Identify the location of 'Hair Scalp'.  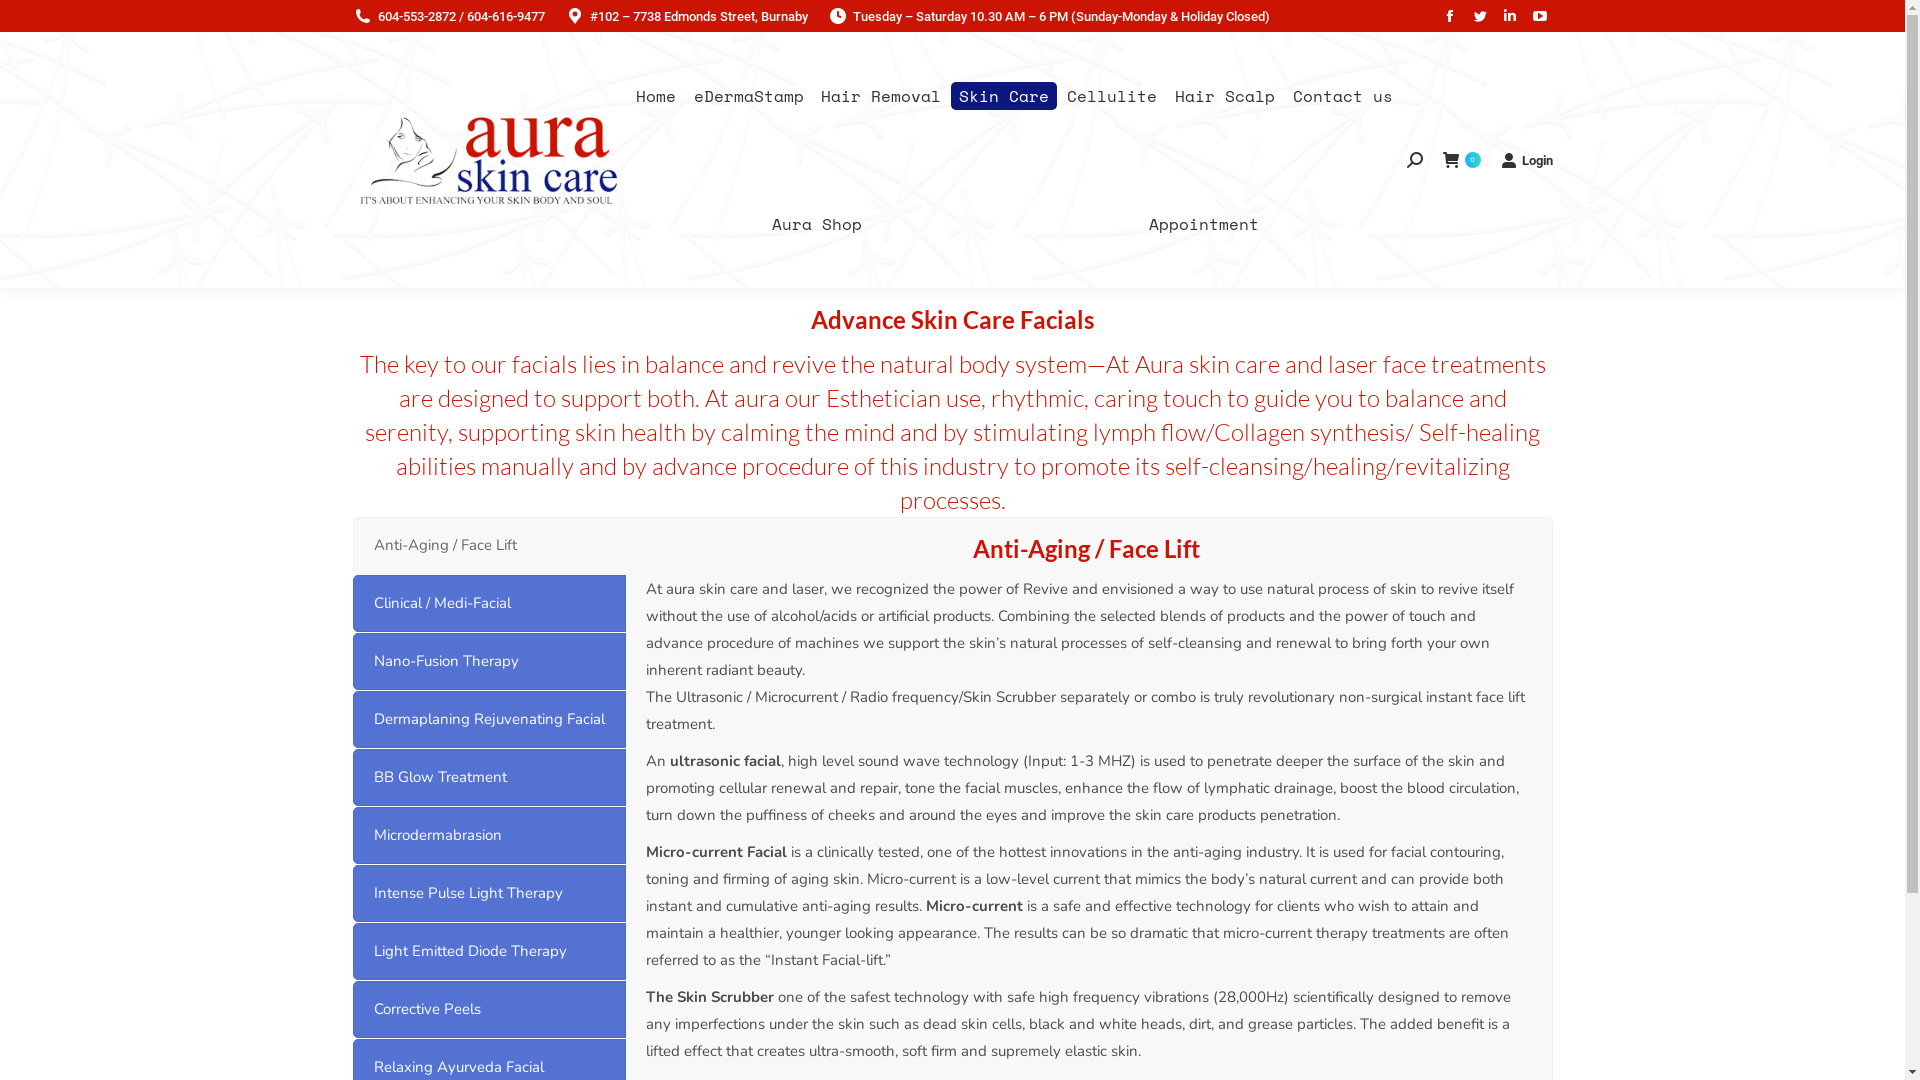
(1166, 96).